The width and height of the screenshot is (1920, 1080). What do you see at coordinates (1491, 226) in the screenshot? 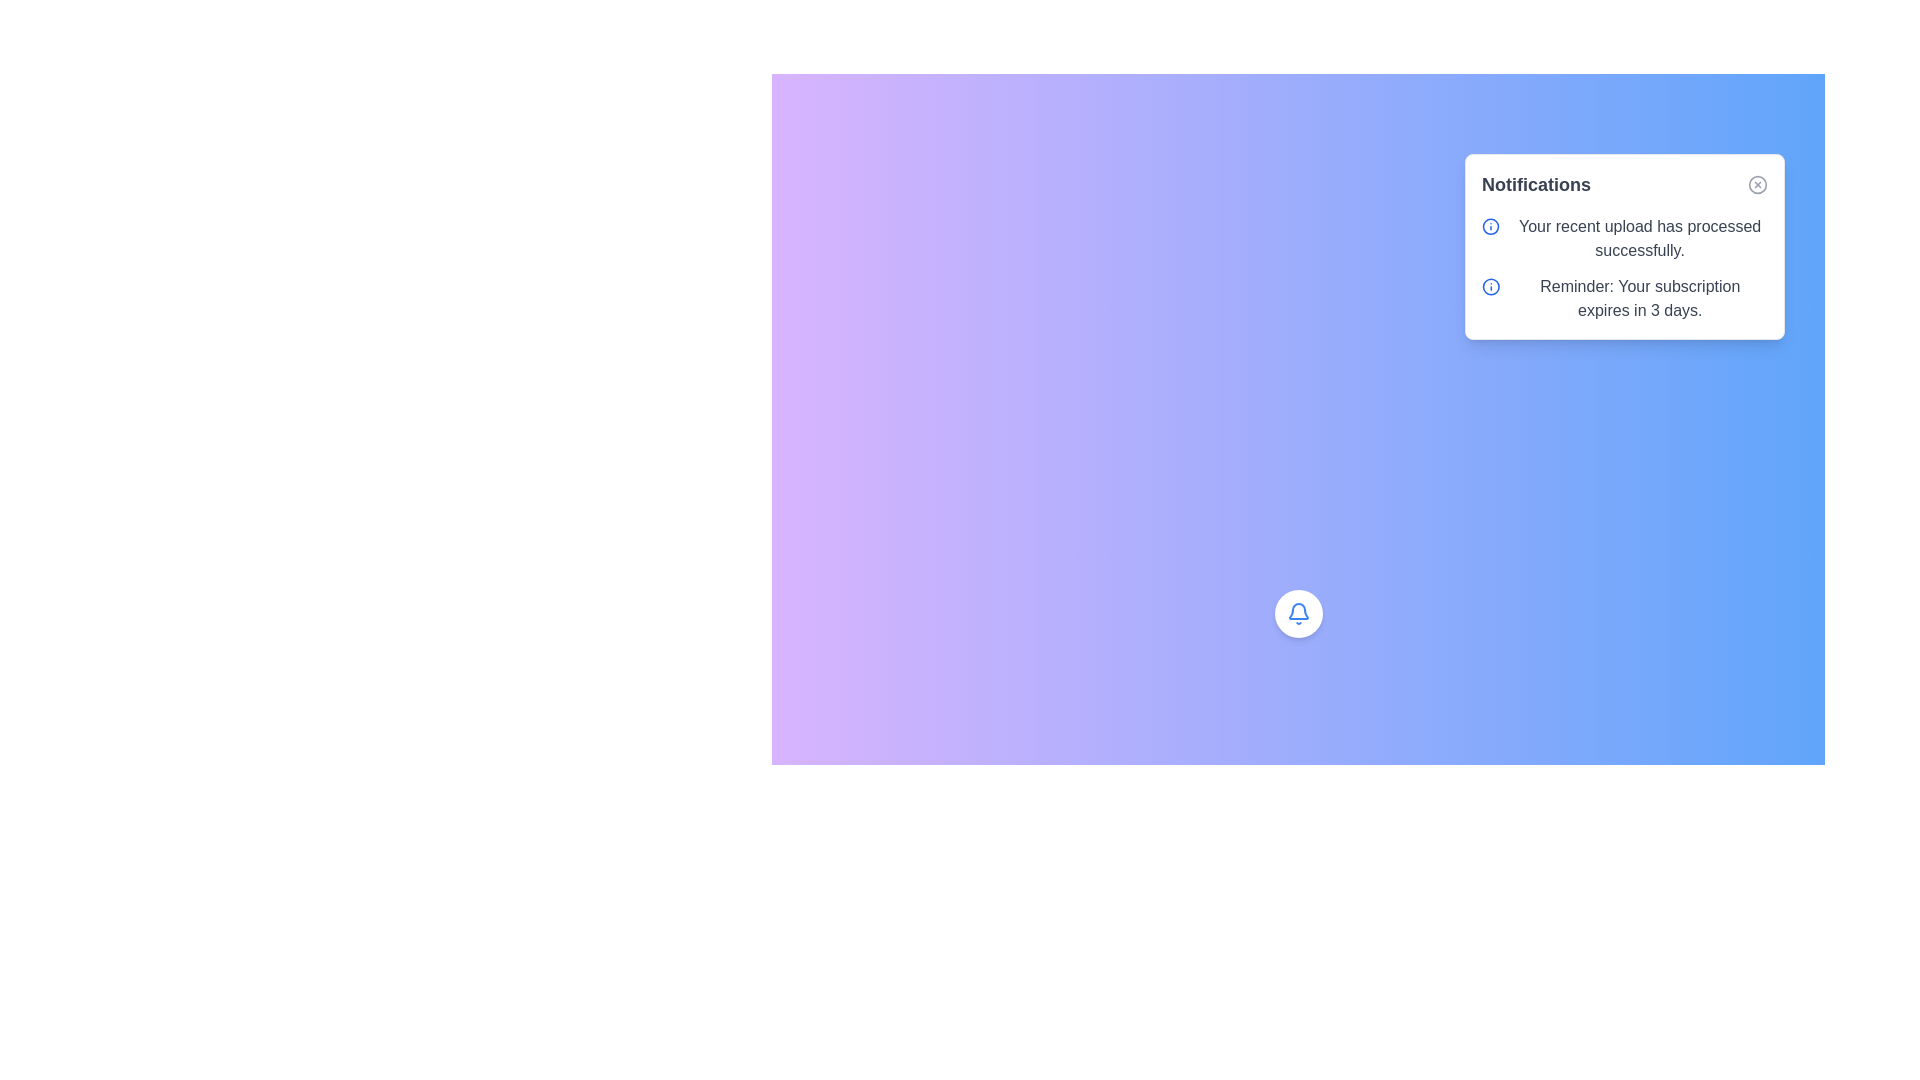
I see `the circular blue-stroked icon located` at bounding box center [1491, 226].